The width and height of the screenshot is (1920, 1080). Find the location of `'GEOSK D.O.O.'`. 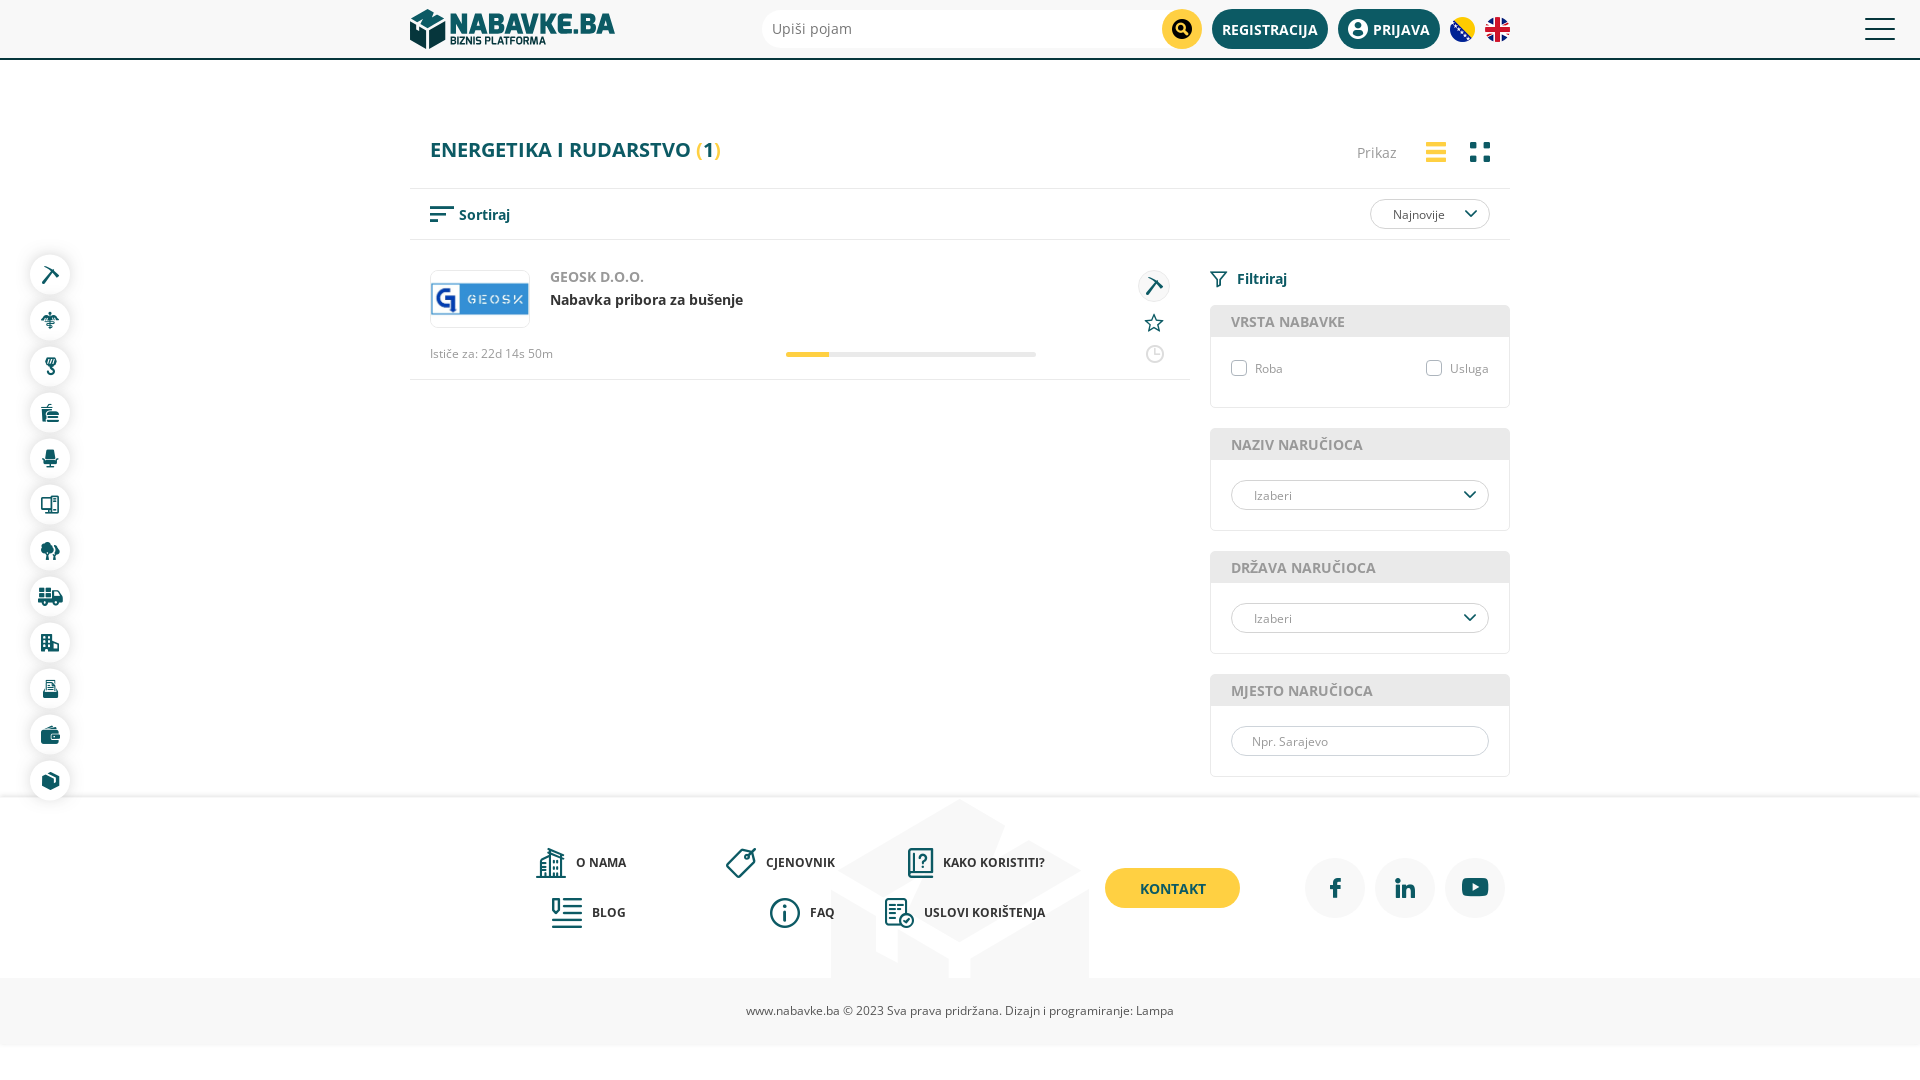

'GEOSK D.O.O.' is located at coordinates (595, 276).